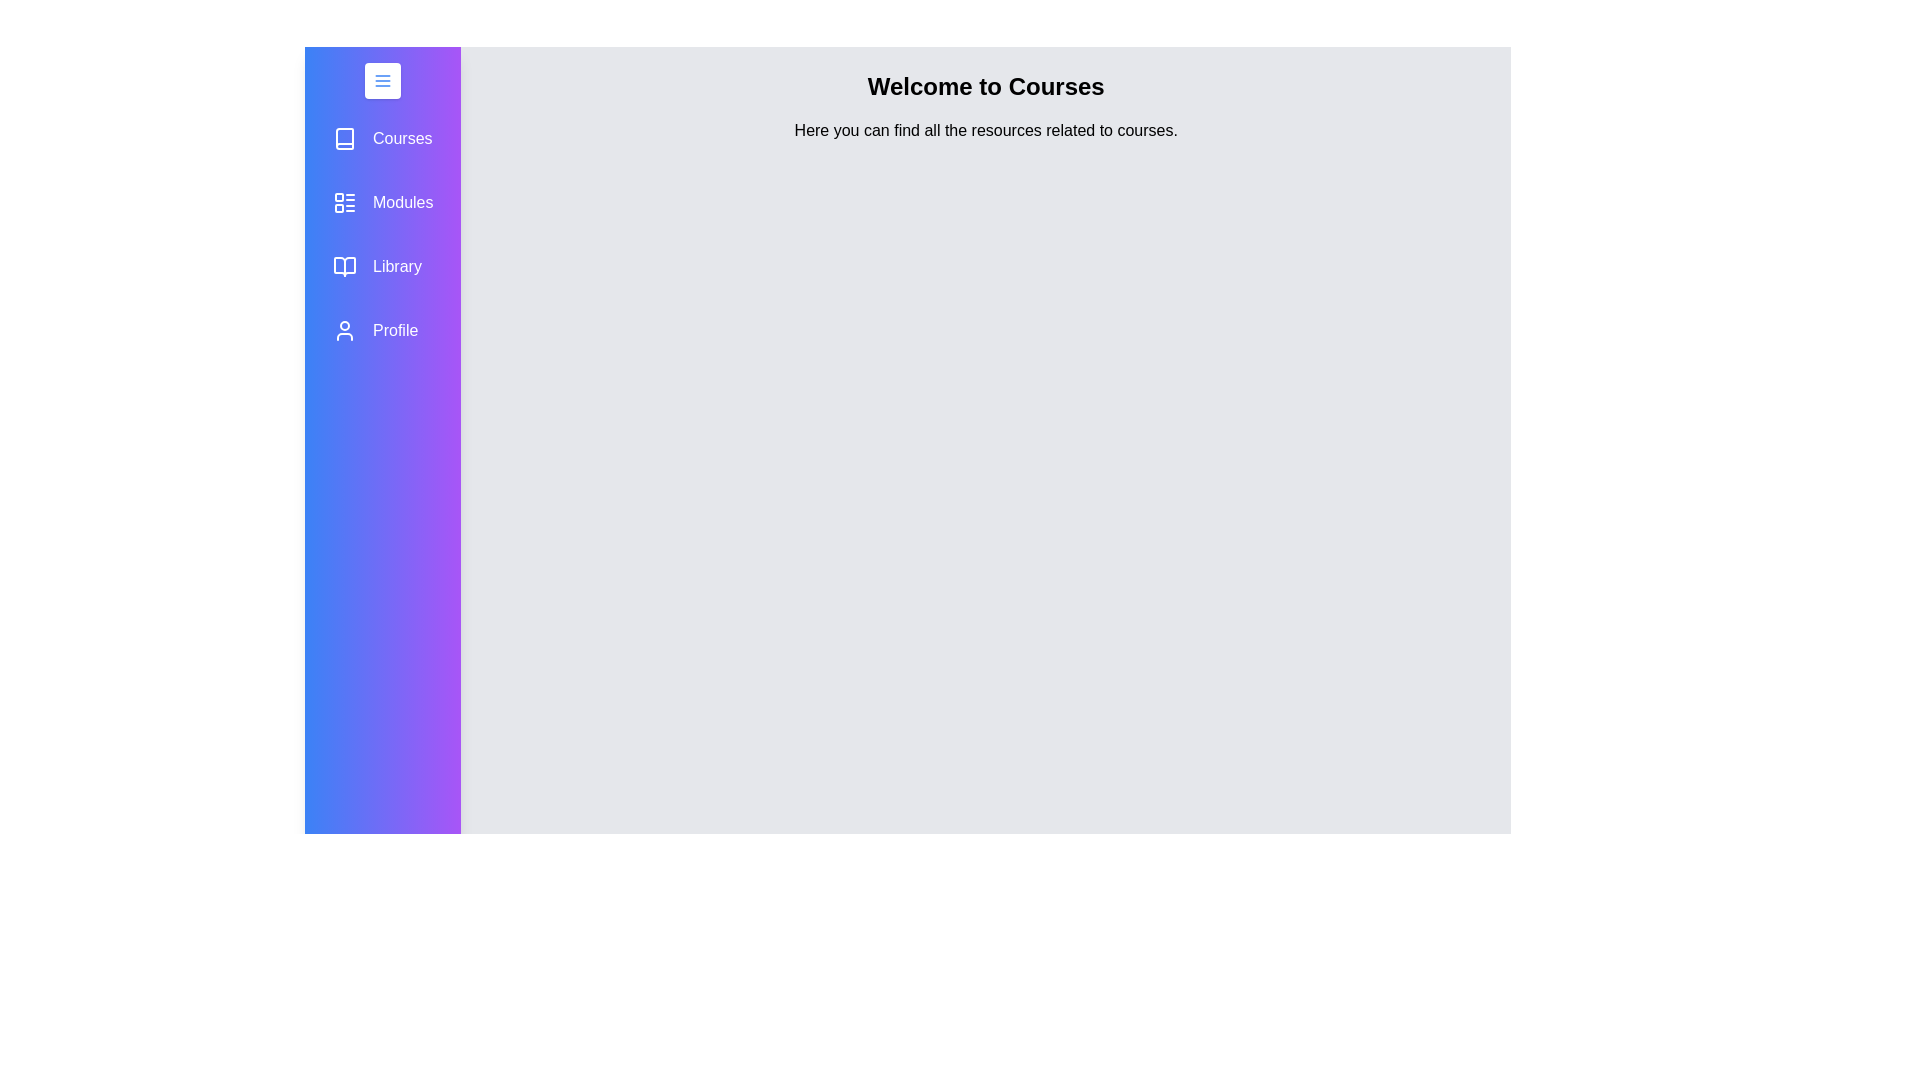 The image size is (1920, 1080). What do you see at coordinates (383, 137) in the screenshot?
I see `the Courses tab to observe the hover effect` at bounding box center [383, 137].